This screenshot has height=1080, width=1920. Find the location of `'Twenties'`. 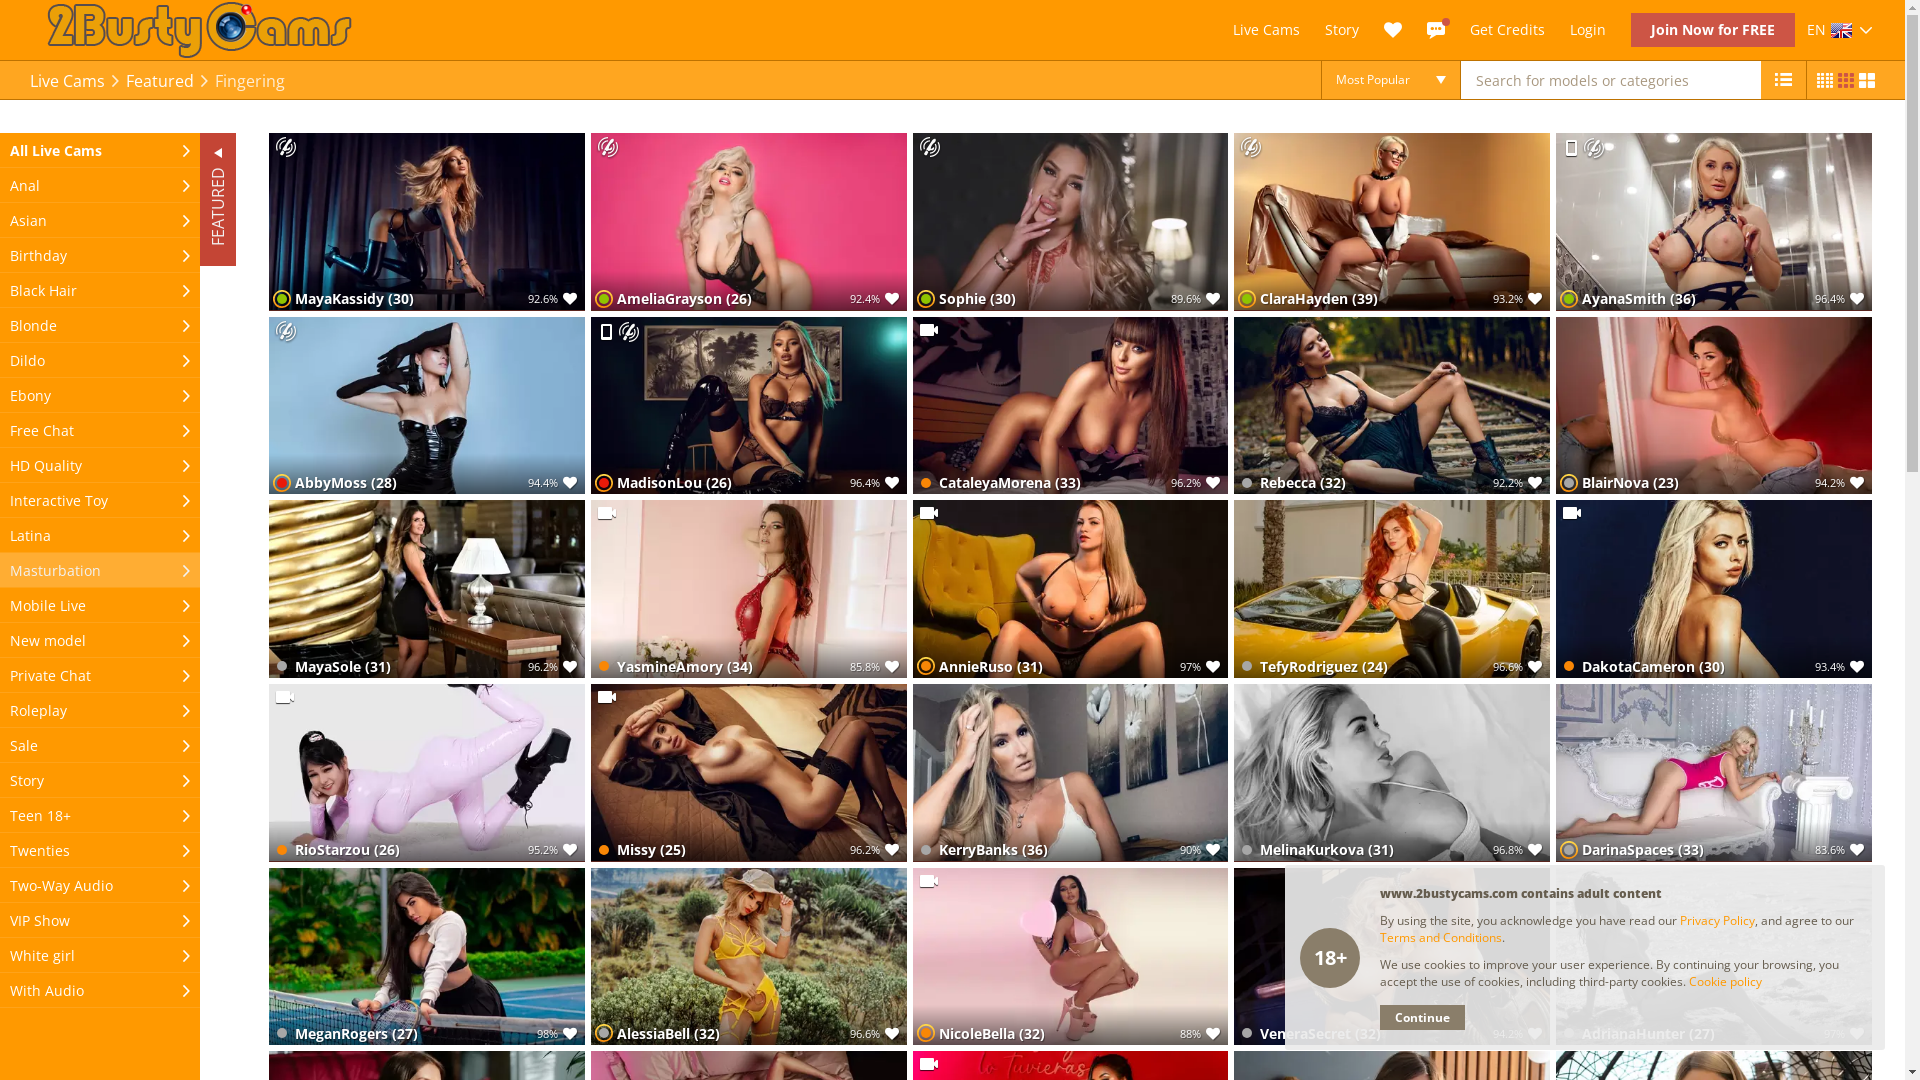

'Twenties' is located at coordinates (0, 850).